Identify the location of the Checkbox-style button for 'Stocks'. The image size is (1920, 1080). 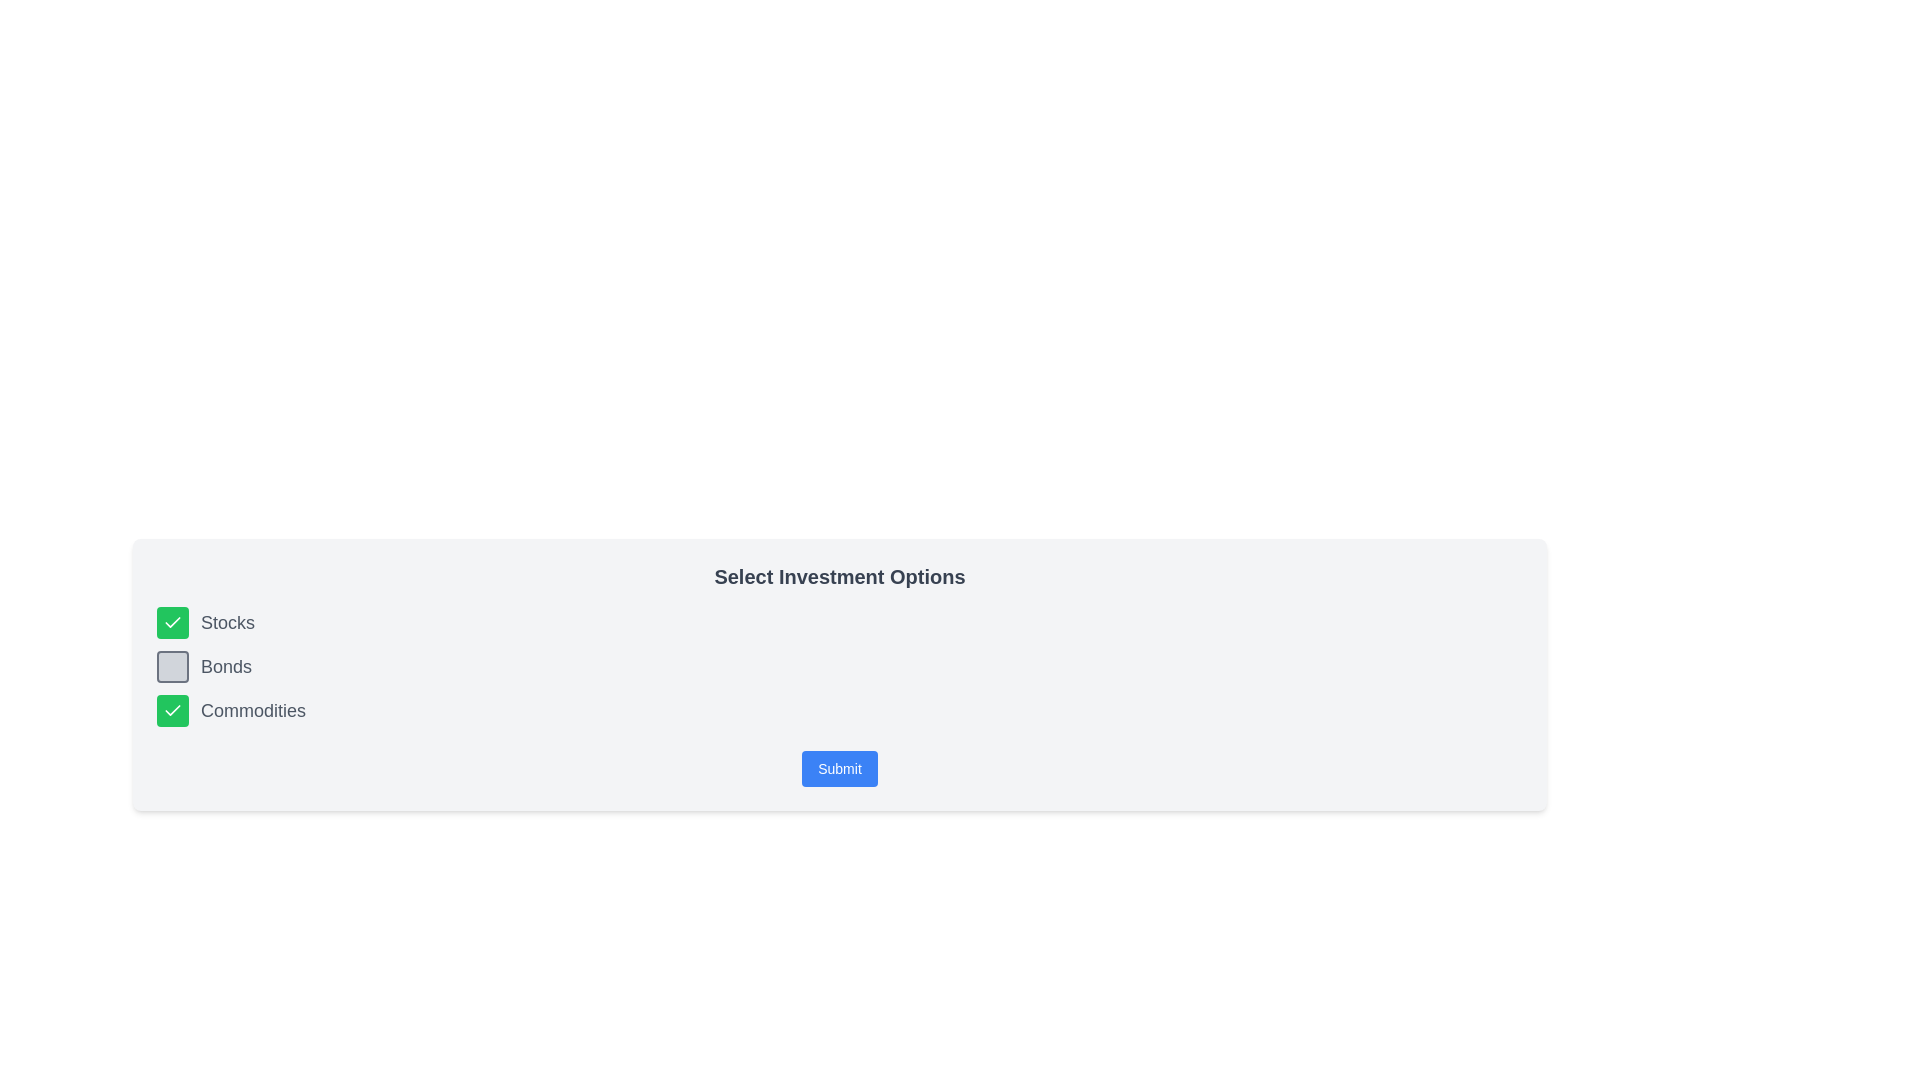
(172, 622).